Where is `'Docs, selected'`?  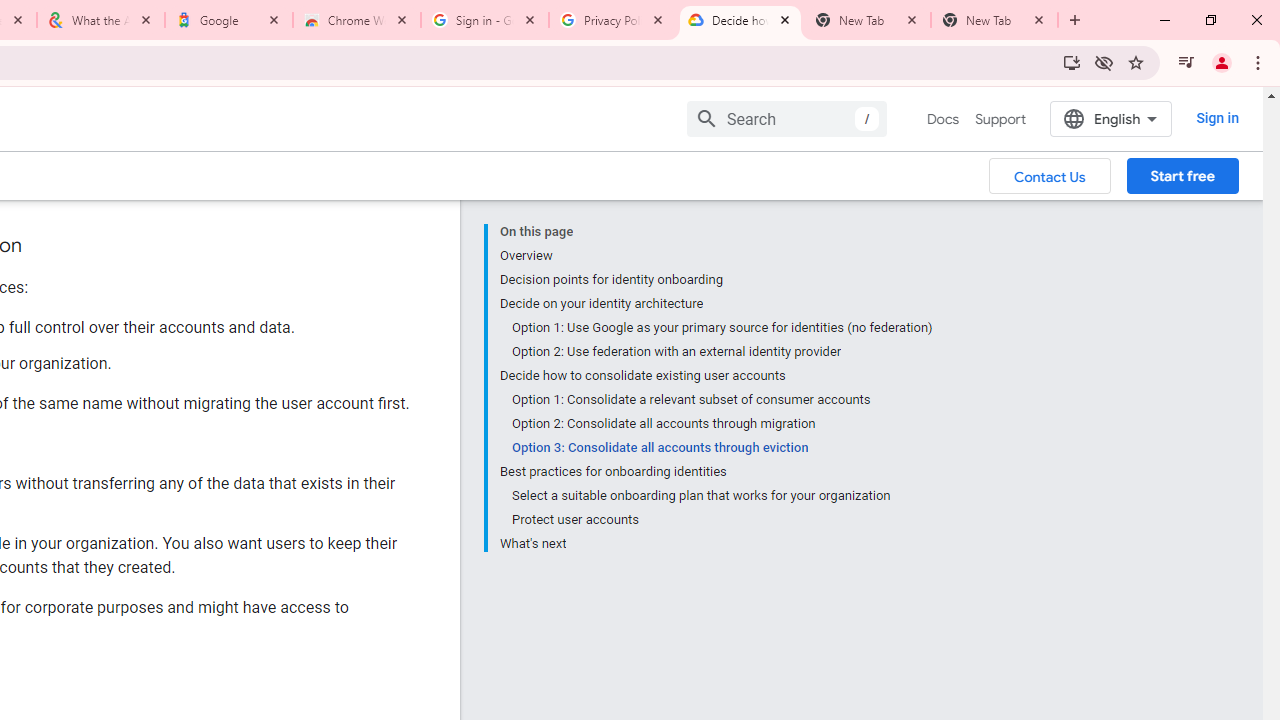 'Docs, selected' is located at coordinates (941, 119).